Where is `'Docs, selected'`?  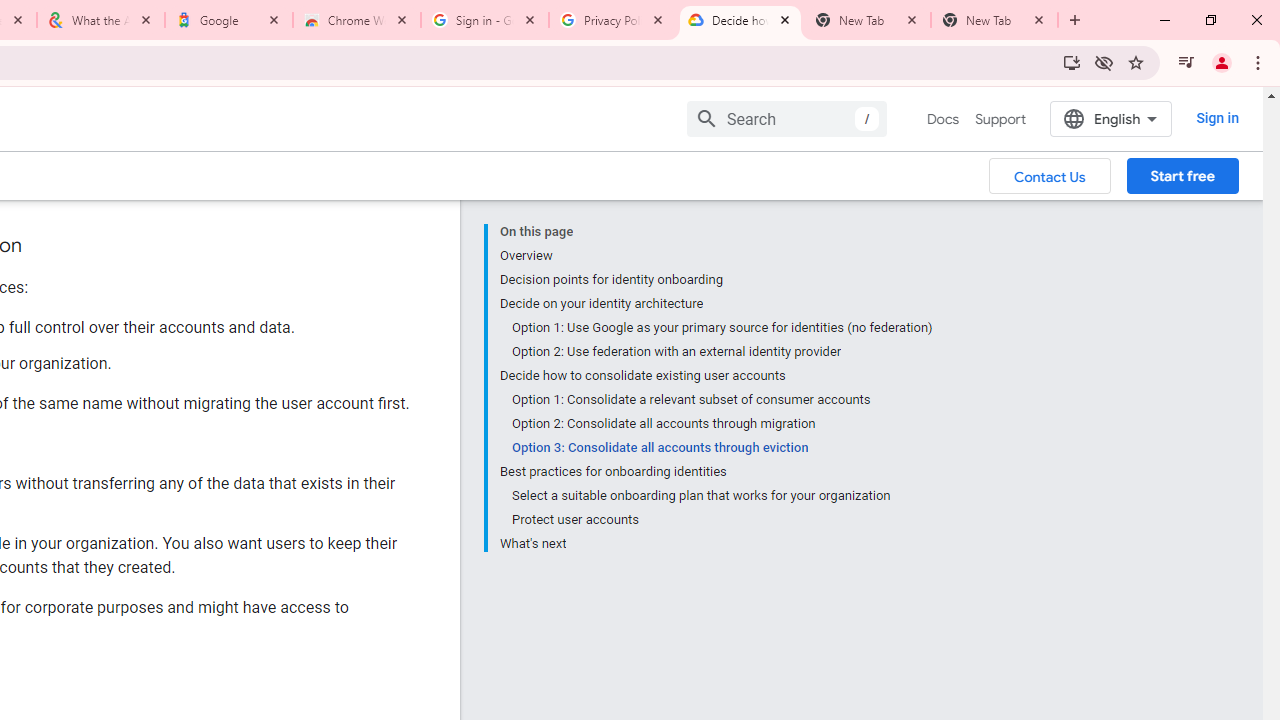 'Docs, selected' is located at coordinates (941, 119).